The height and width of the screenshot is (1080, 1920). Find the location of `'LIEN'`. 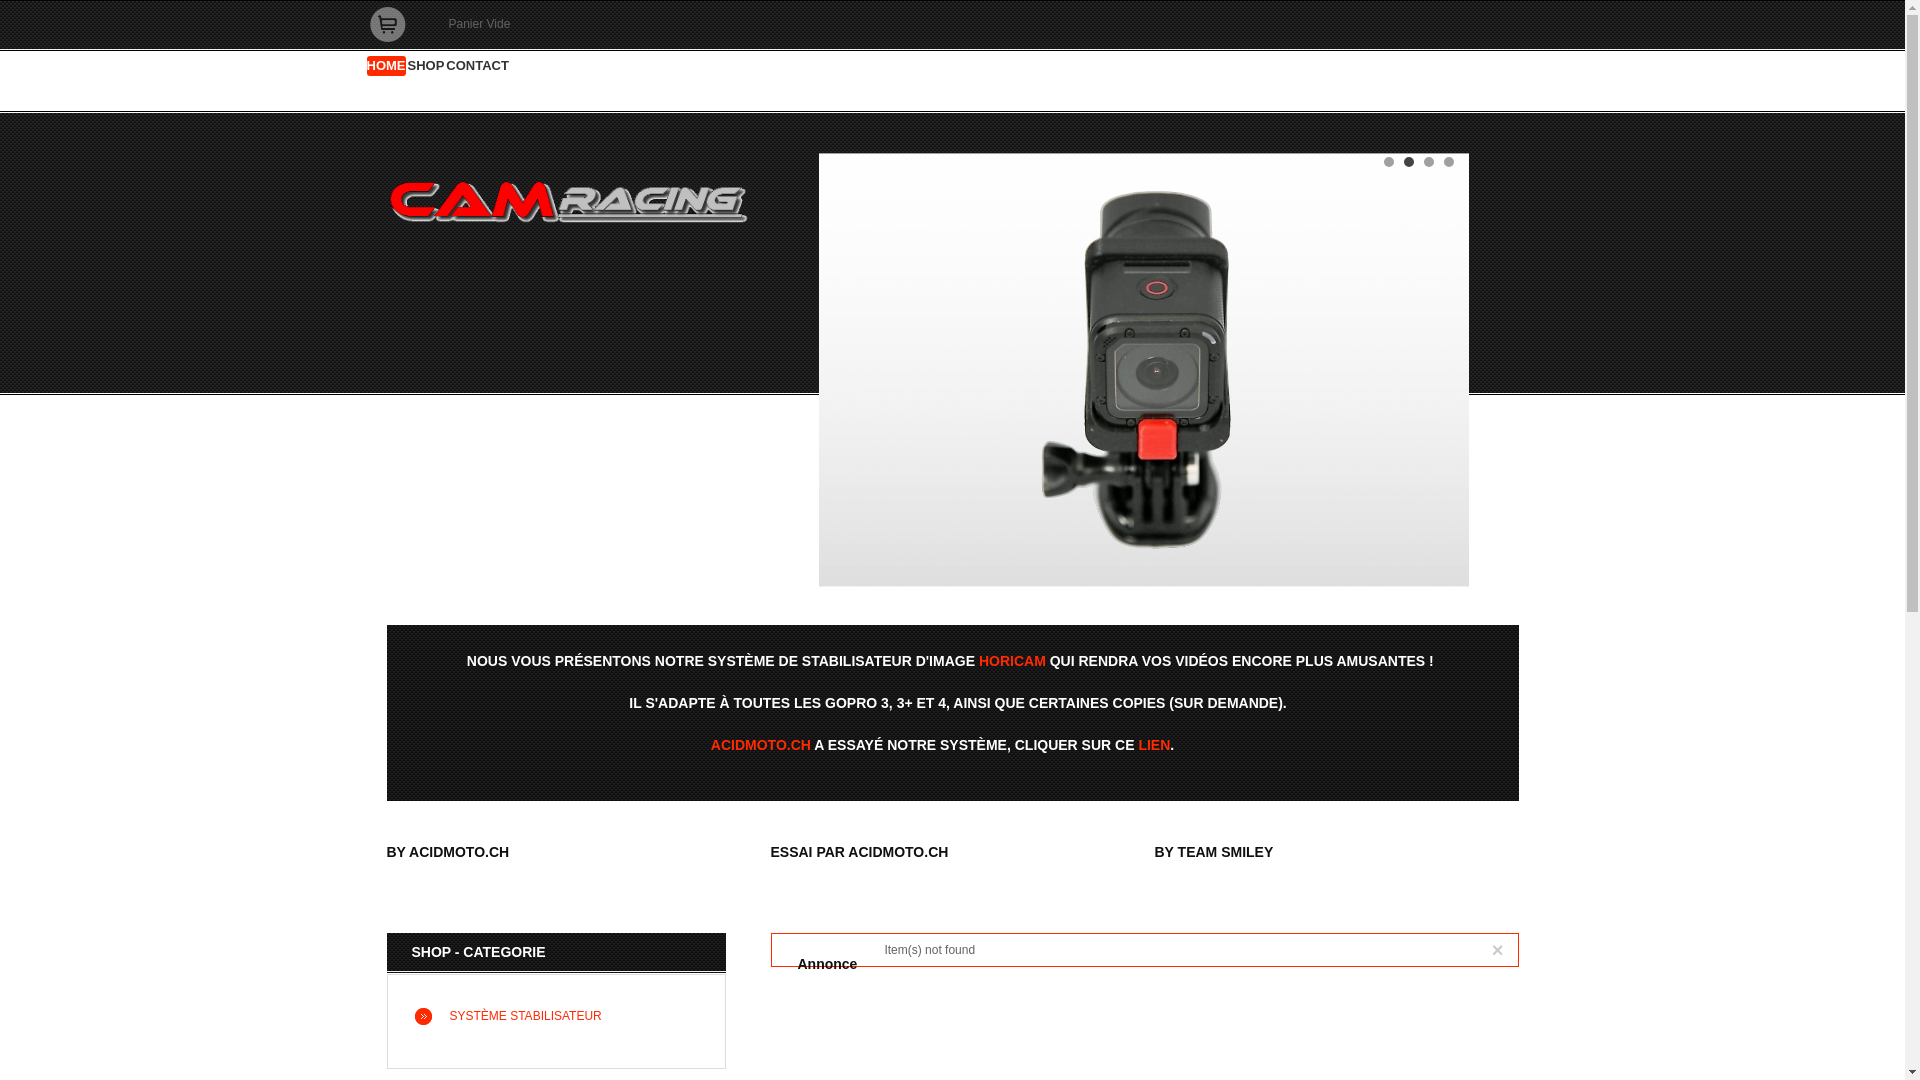

'LIEN' is located at coordinates (1153, 744).